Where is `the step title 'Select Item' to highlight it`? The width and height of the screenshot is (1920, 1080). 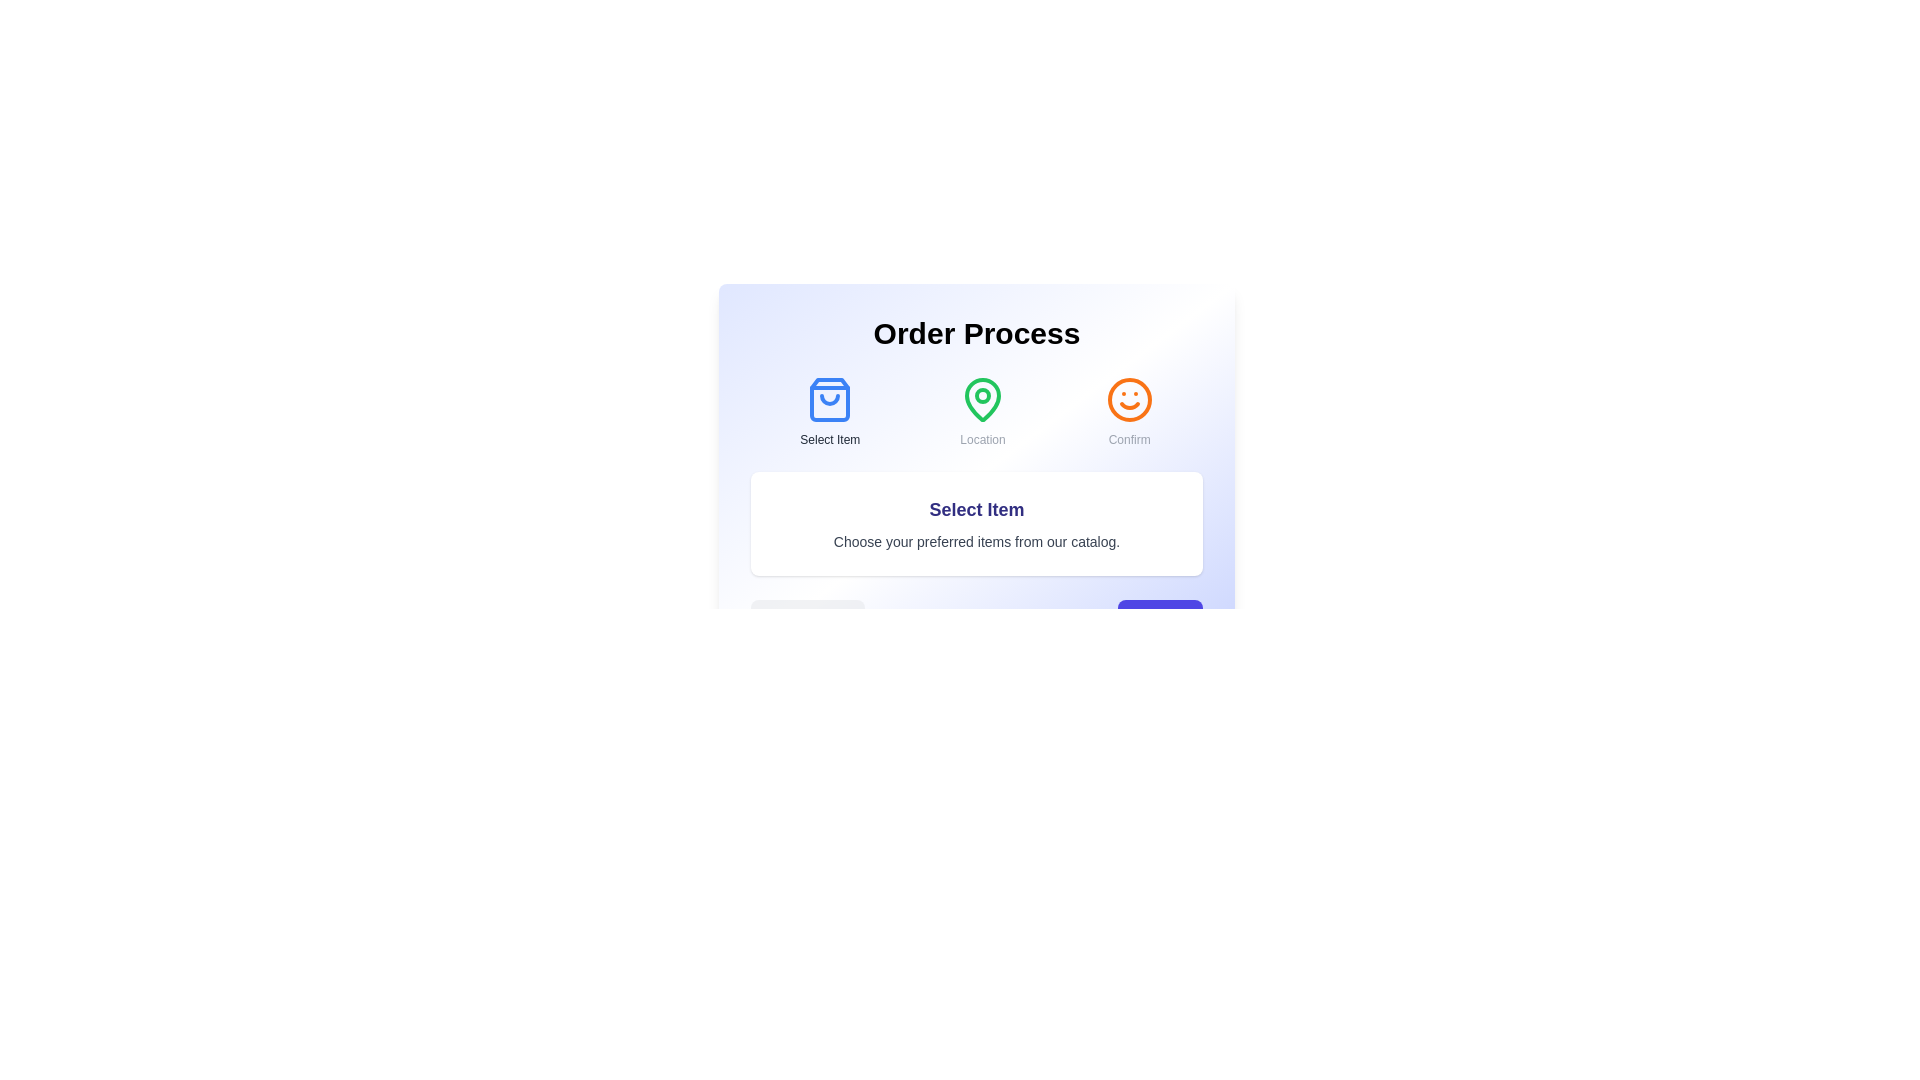 the step title 'Select Item' to highlight it is located at coordinates (977, 508).